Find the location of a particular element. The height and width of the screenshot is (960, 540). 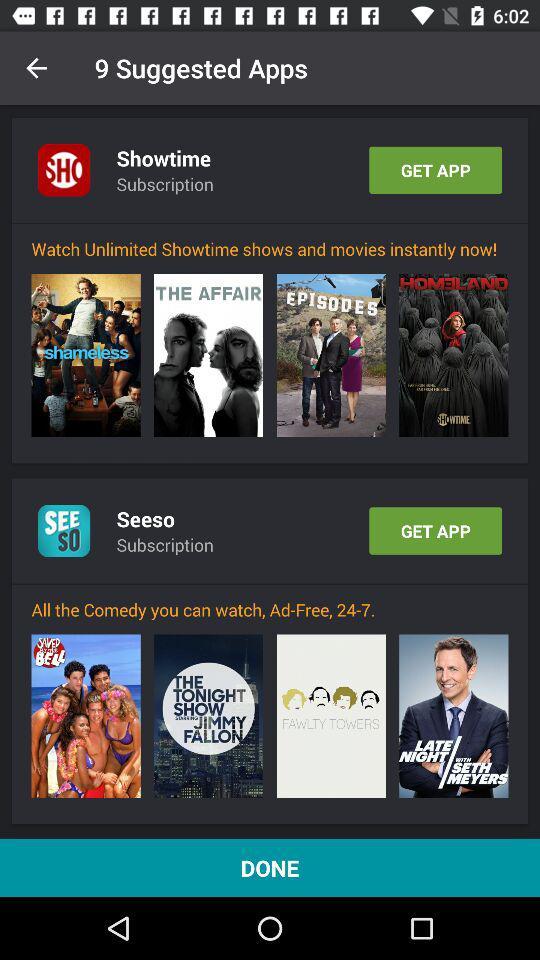

the item above the seeso item is located at coordinates (207, 355).